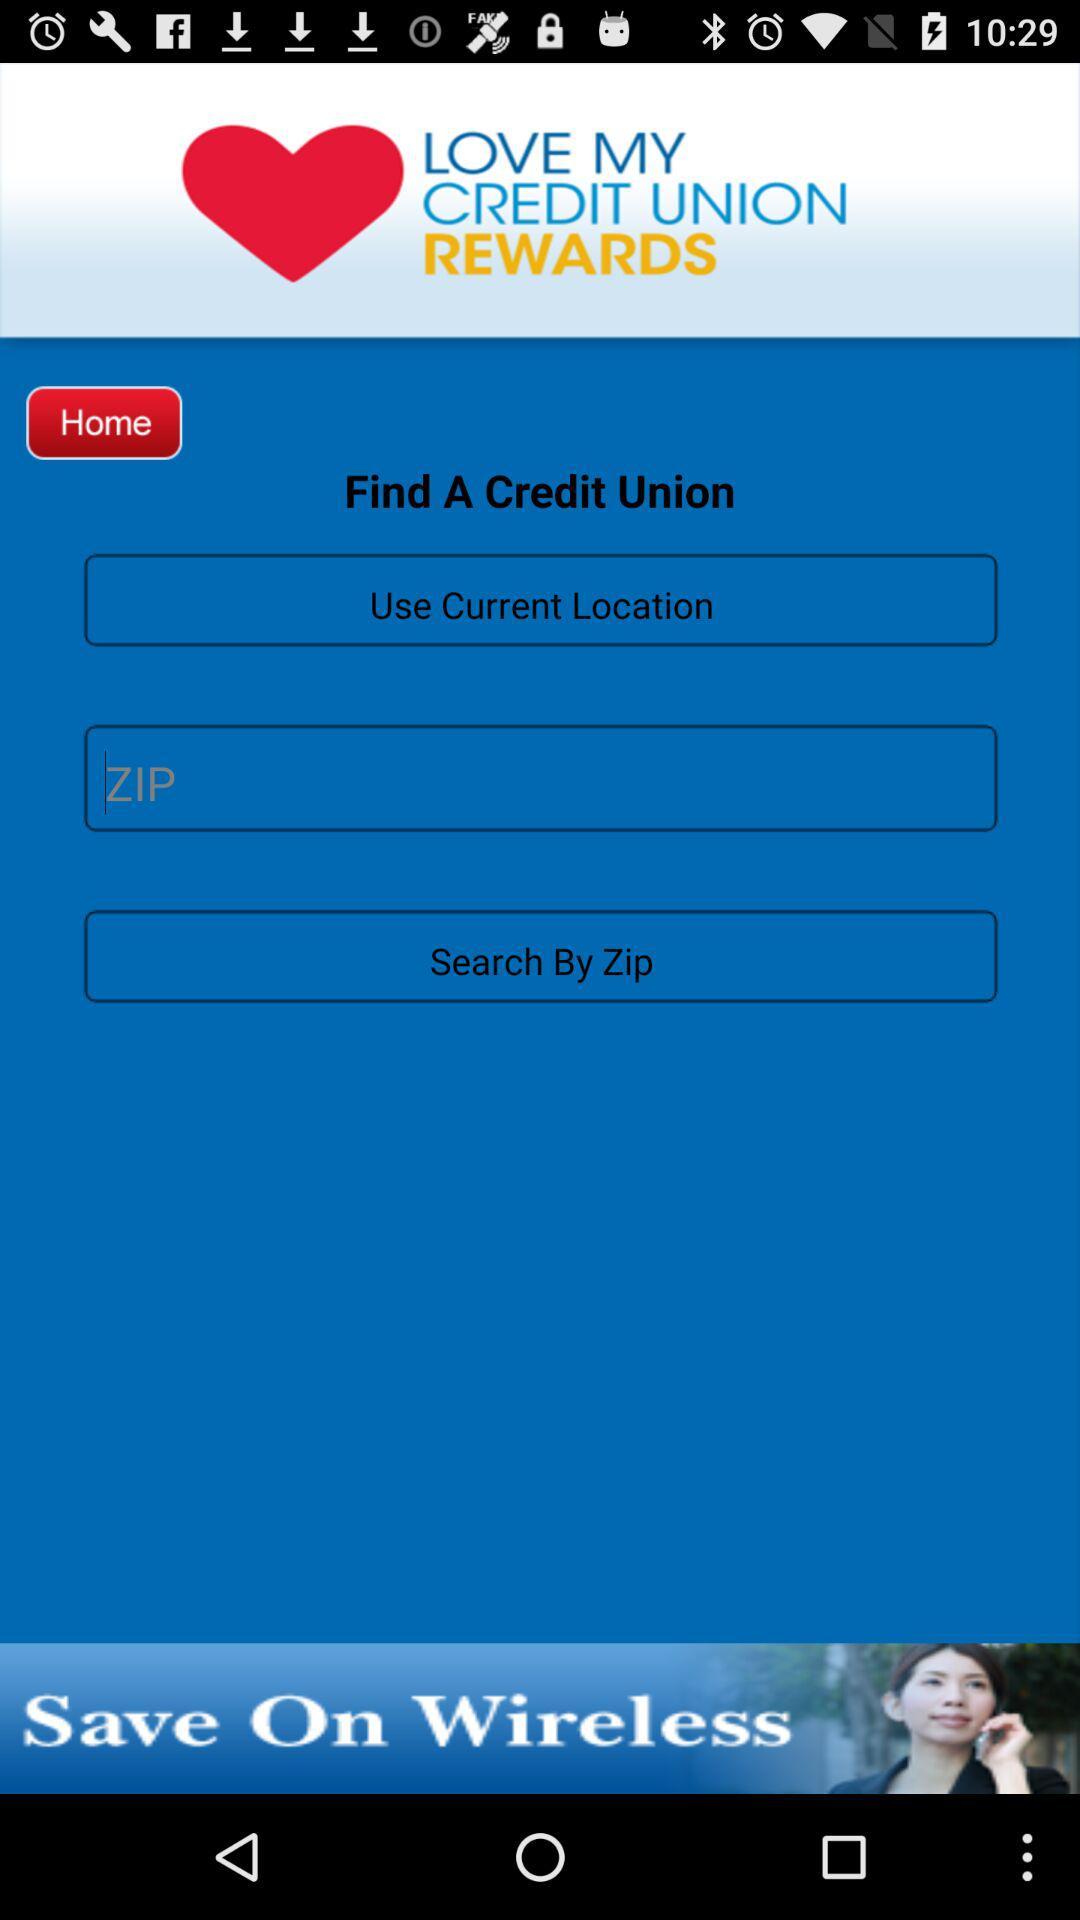 The image size is (1080, 1920). I want to click on search by zip button, so click(540, 954).